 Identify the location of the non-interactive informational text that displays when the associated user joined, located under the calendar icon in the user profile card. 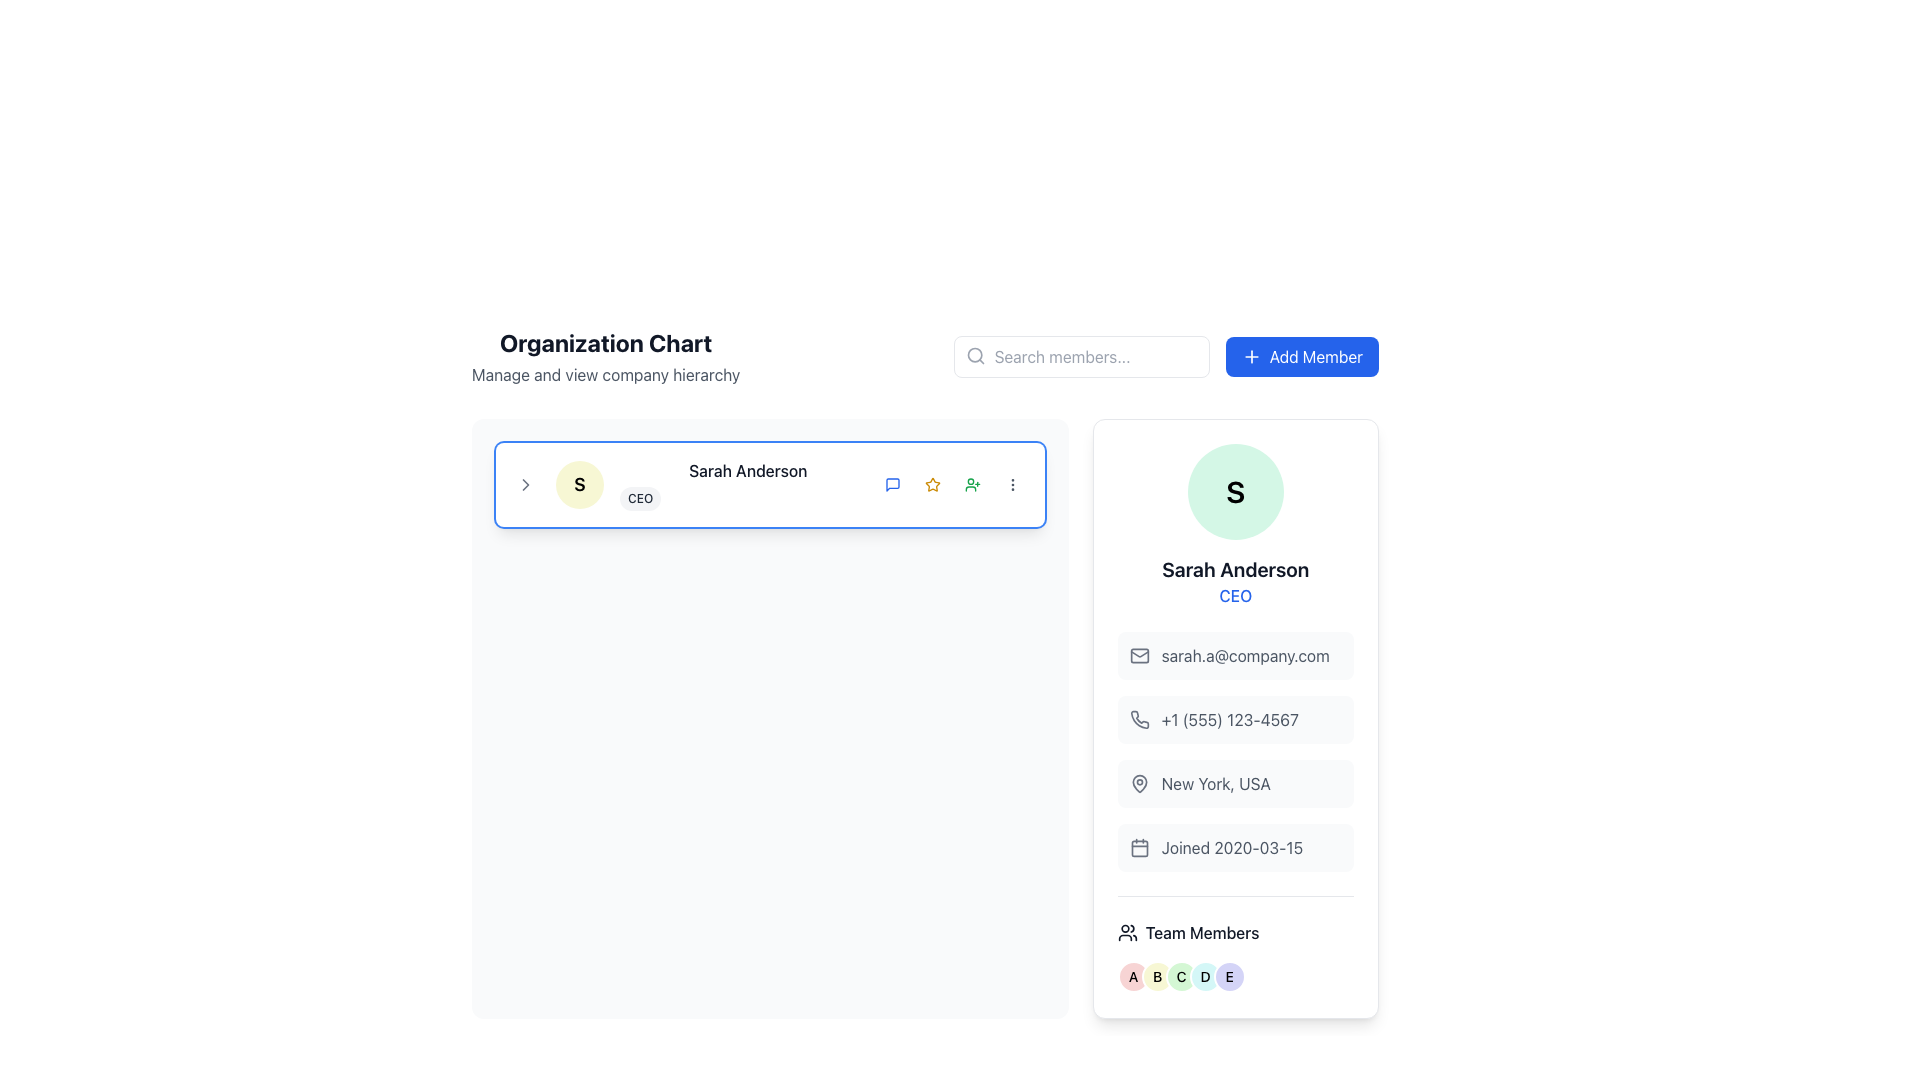
(1231, 848).